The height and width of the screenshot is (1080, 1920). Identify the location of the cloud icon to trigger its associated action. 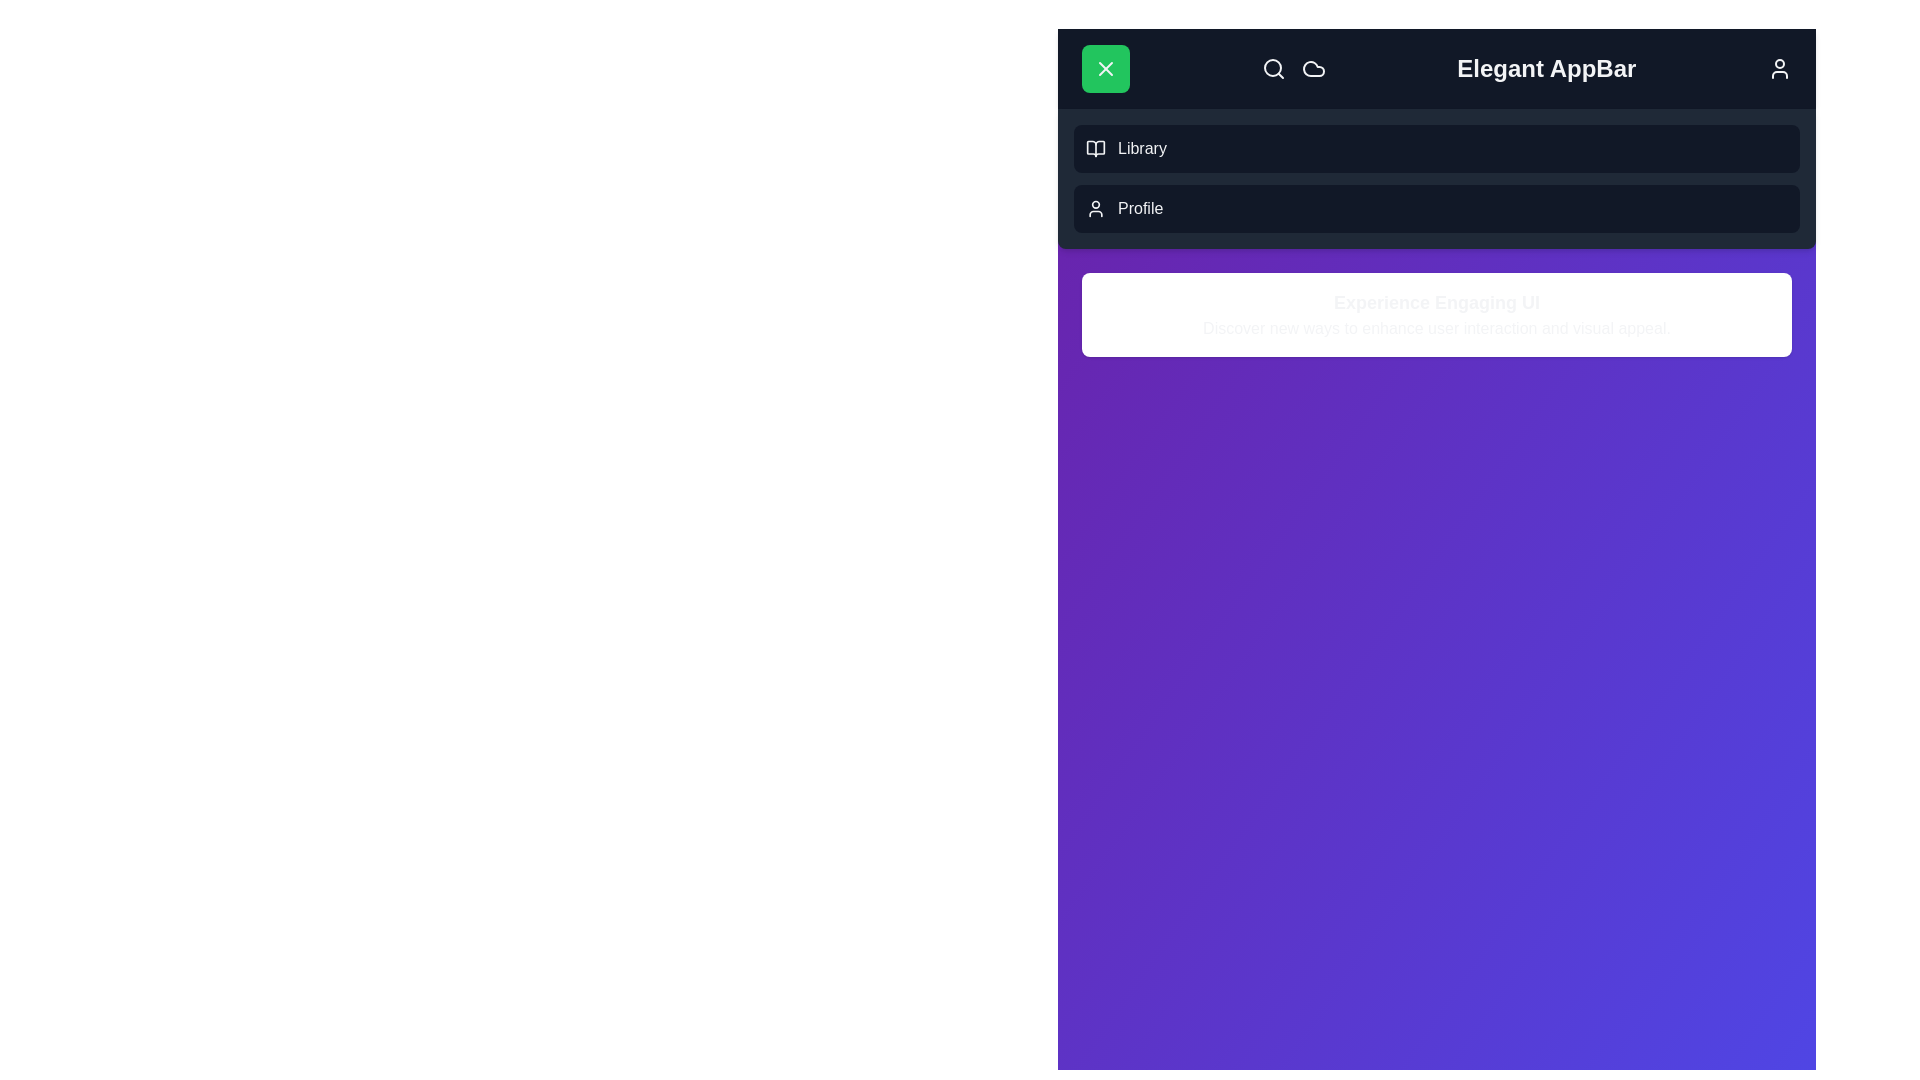
(1313, 68).